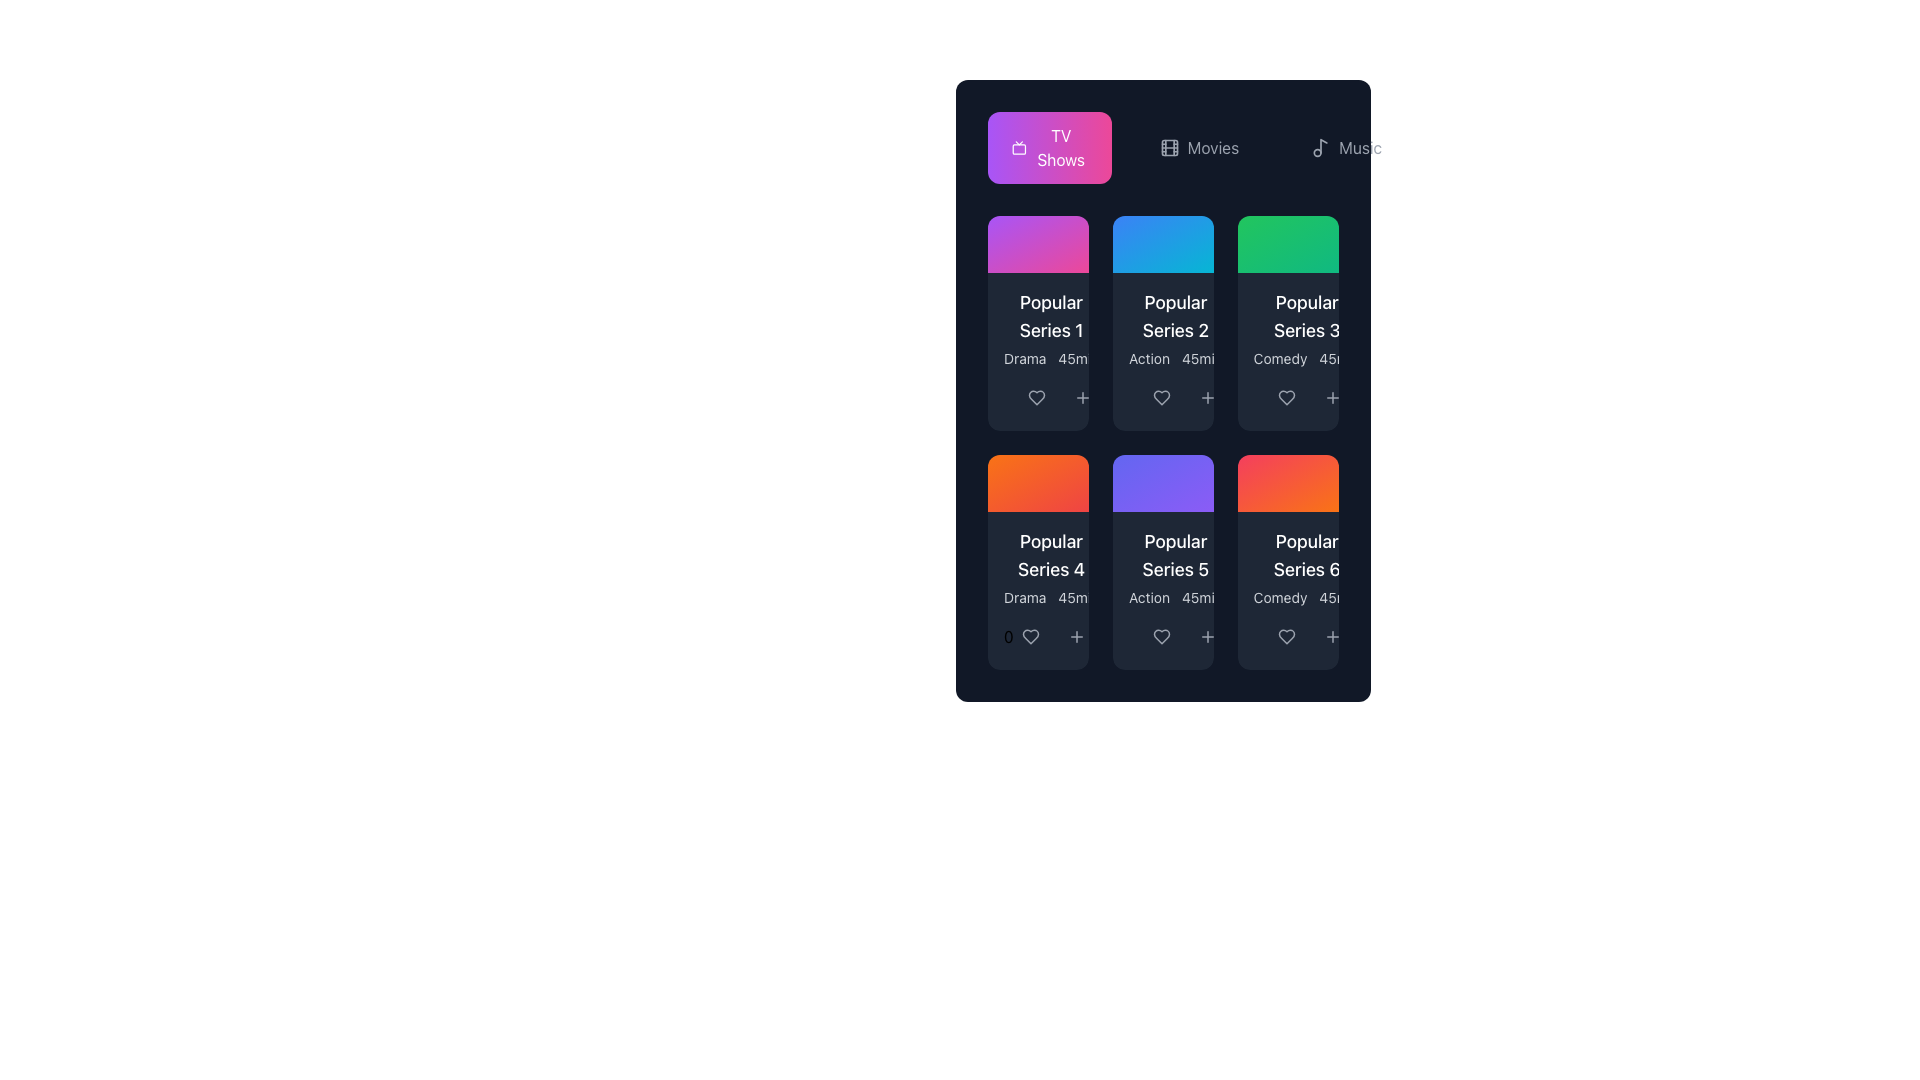 Image resolution: width=1920 pixels, height=1080 pixels. What do you see at coordinates (1333, 397) in the screenshot?
I see `the '+' button icon located in the middle of three horizontal icons under the 'Popular Series 3' card` at bounding box center [1333, 397].